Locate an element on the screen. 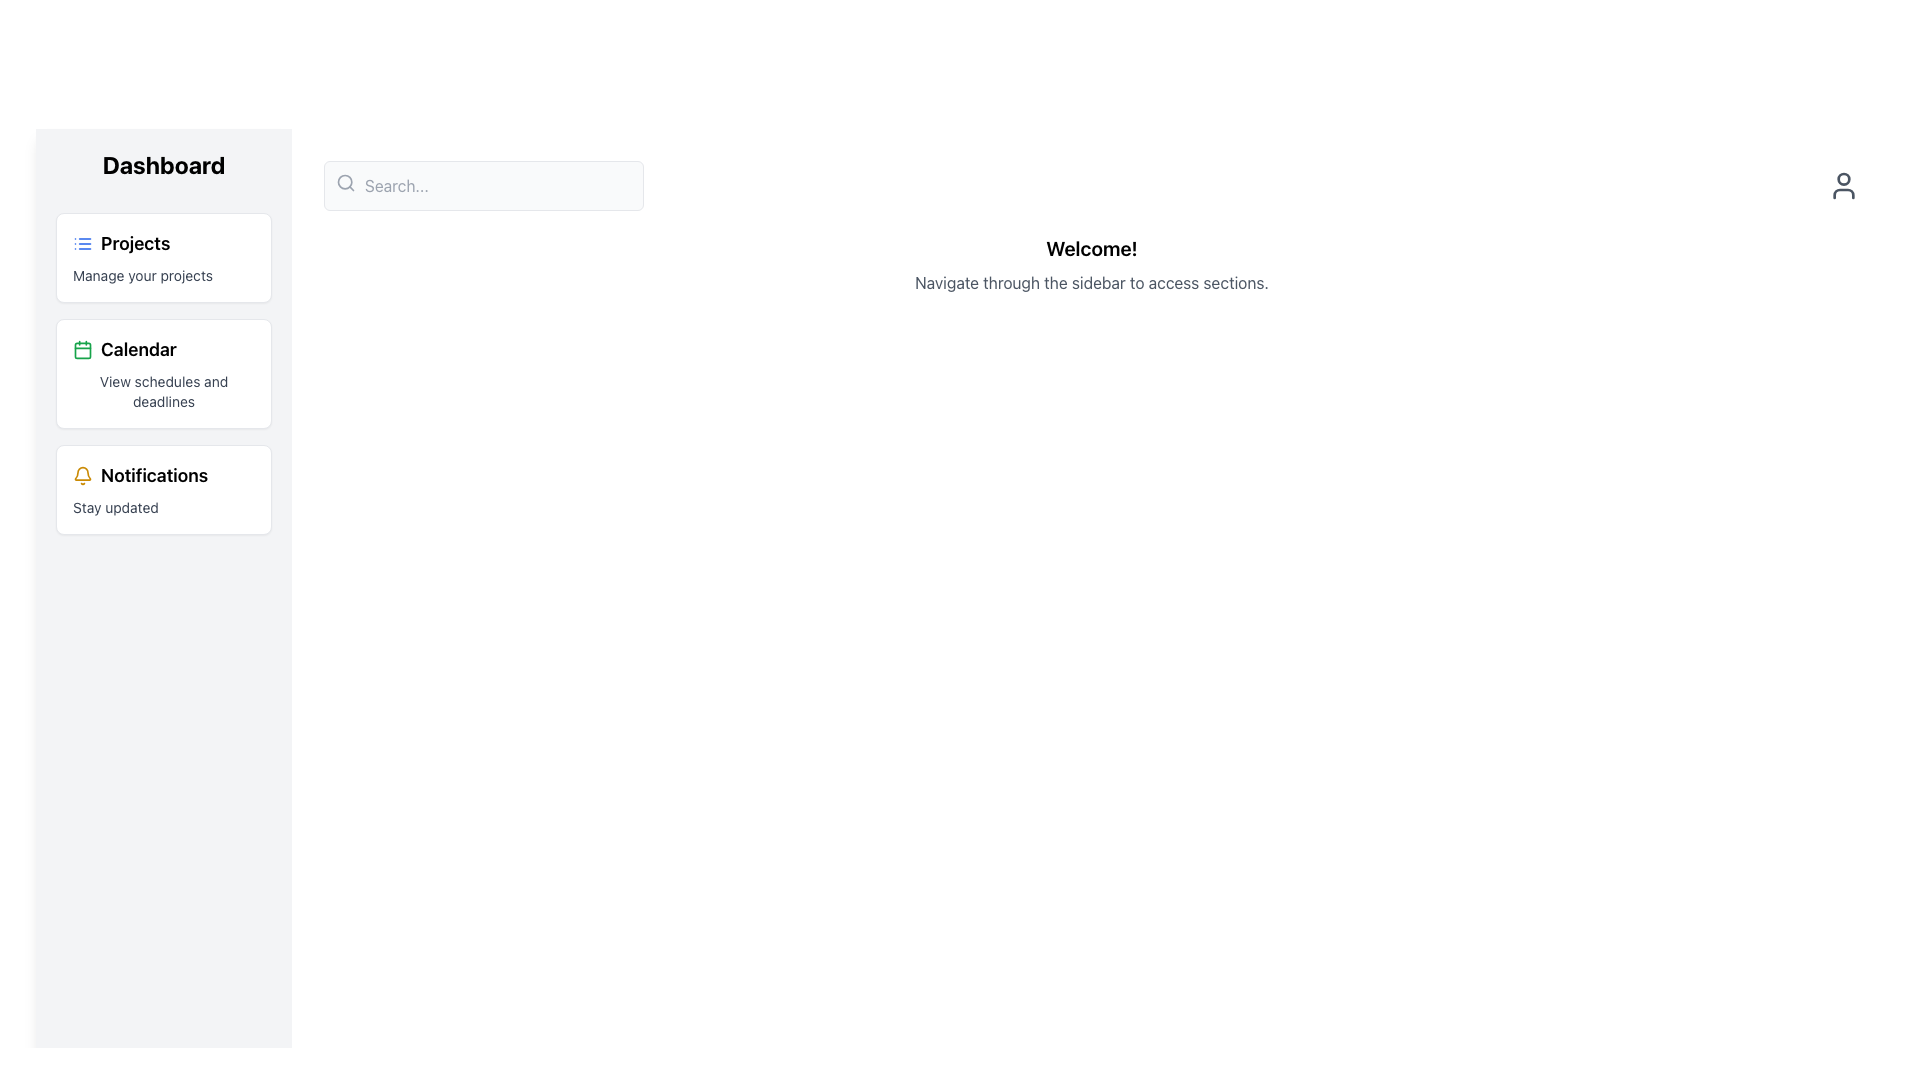 This screenshot has height=1080, width=1920. the 'Projects' icon located in the vertical navigation bar to the left of the text label 'Projects' is located at coordinates (81, 242).